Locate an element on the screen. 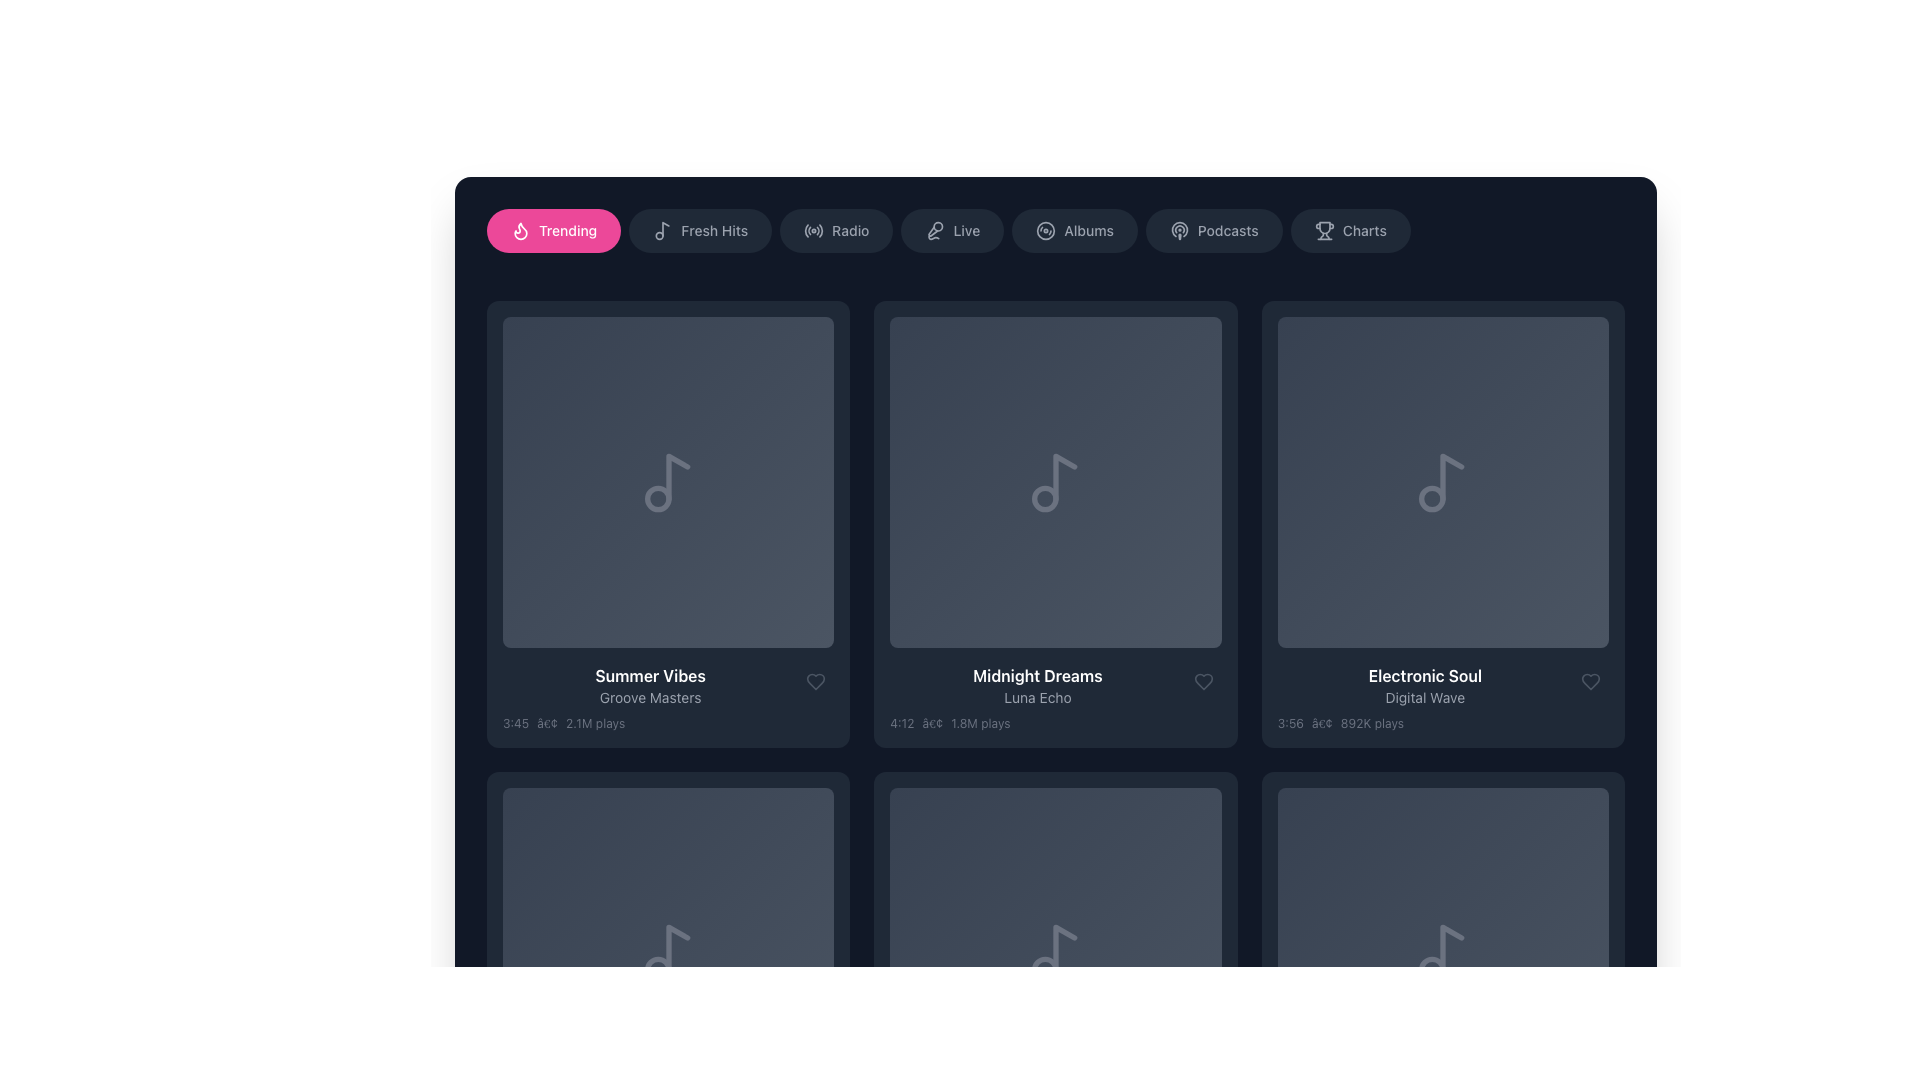 Image resolution: width=1920 pixels, height=1080 pixels. the music note icon, which features a circular note head and a vertical stem with a flag, located centrally in the second column of the top row in a grid layout is located at coordinates (1055, 482).